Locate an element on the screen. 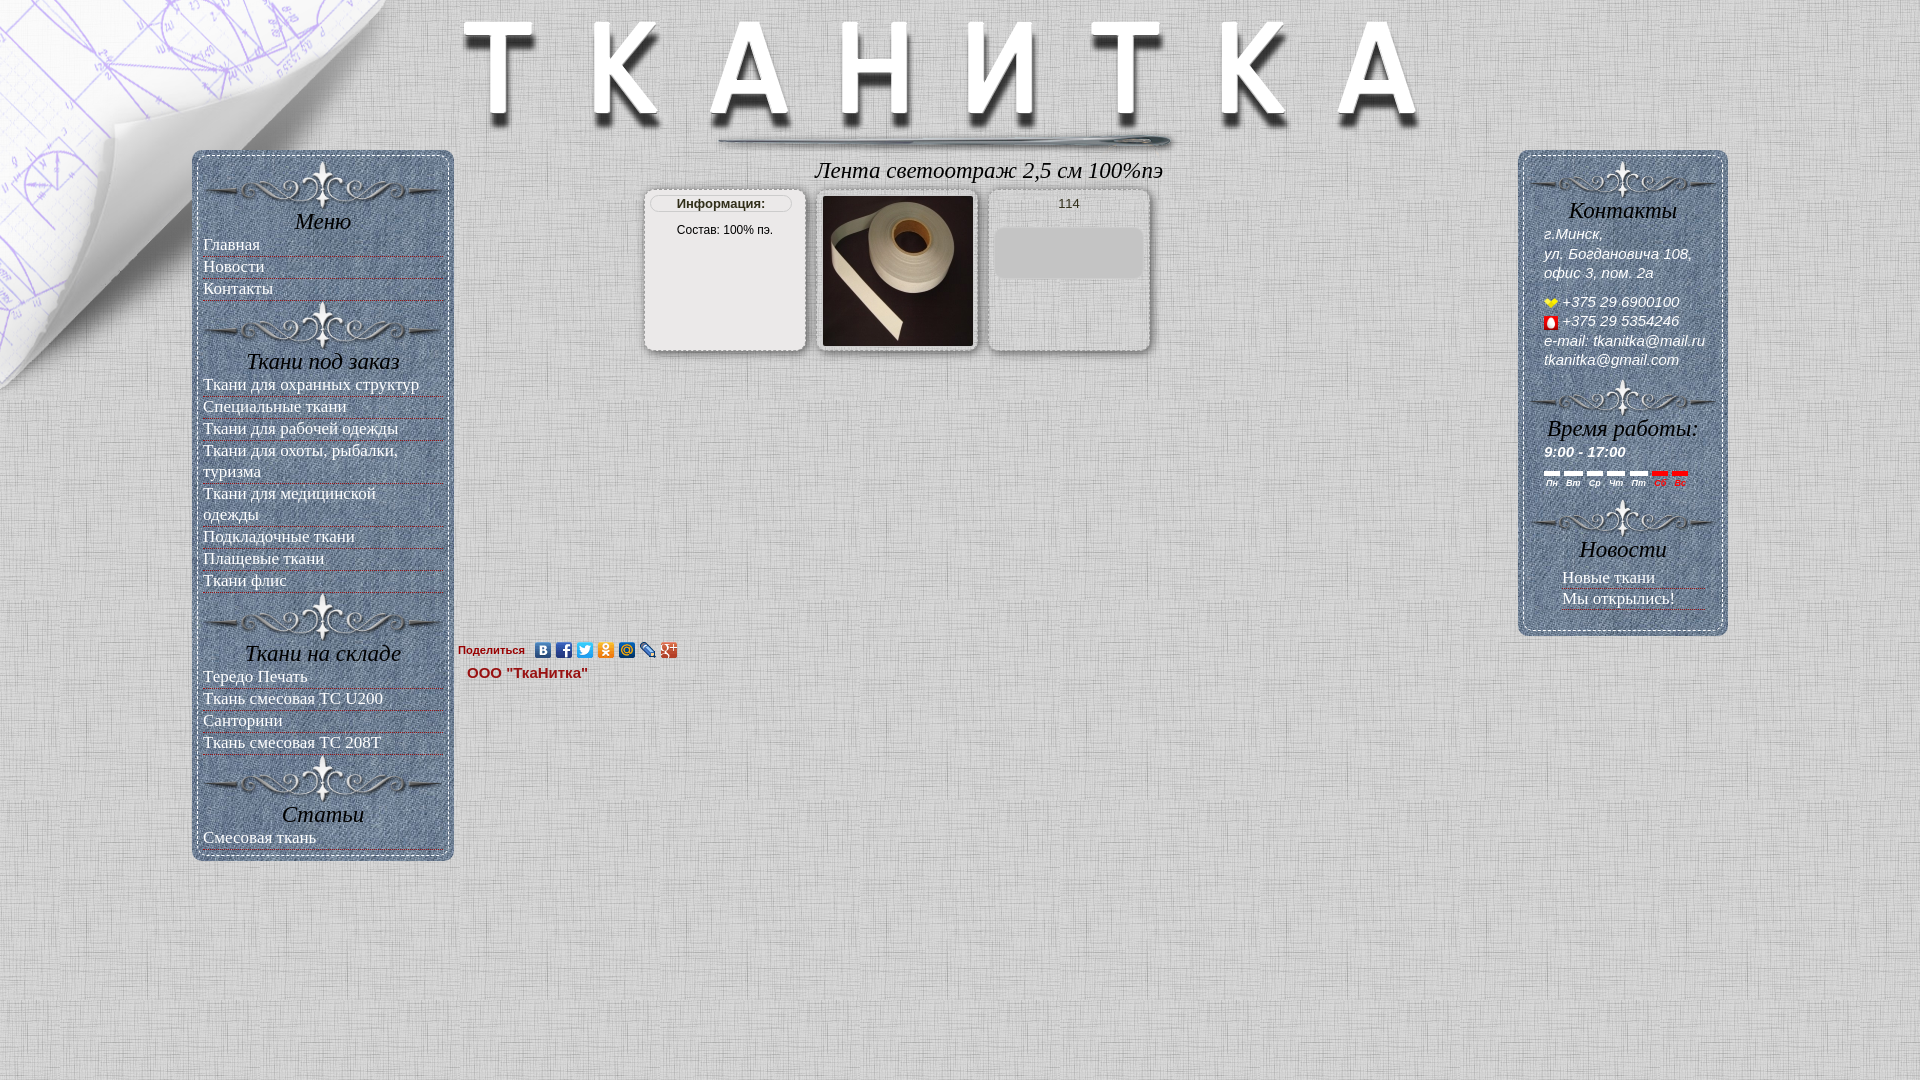 The height and width of the screenshot is (1080, 1920). 'Google Plus' is located at coordinates (669, 650).